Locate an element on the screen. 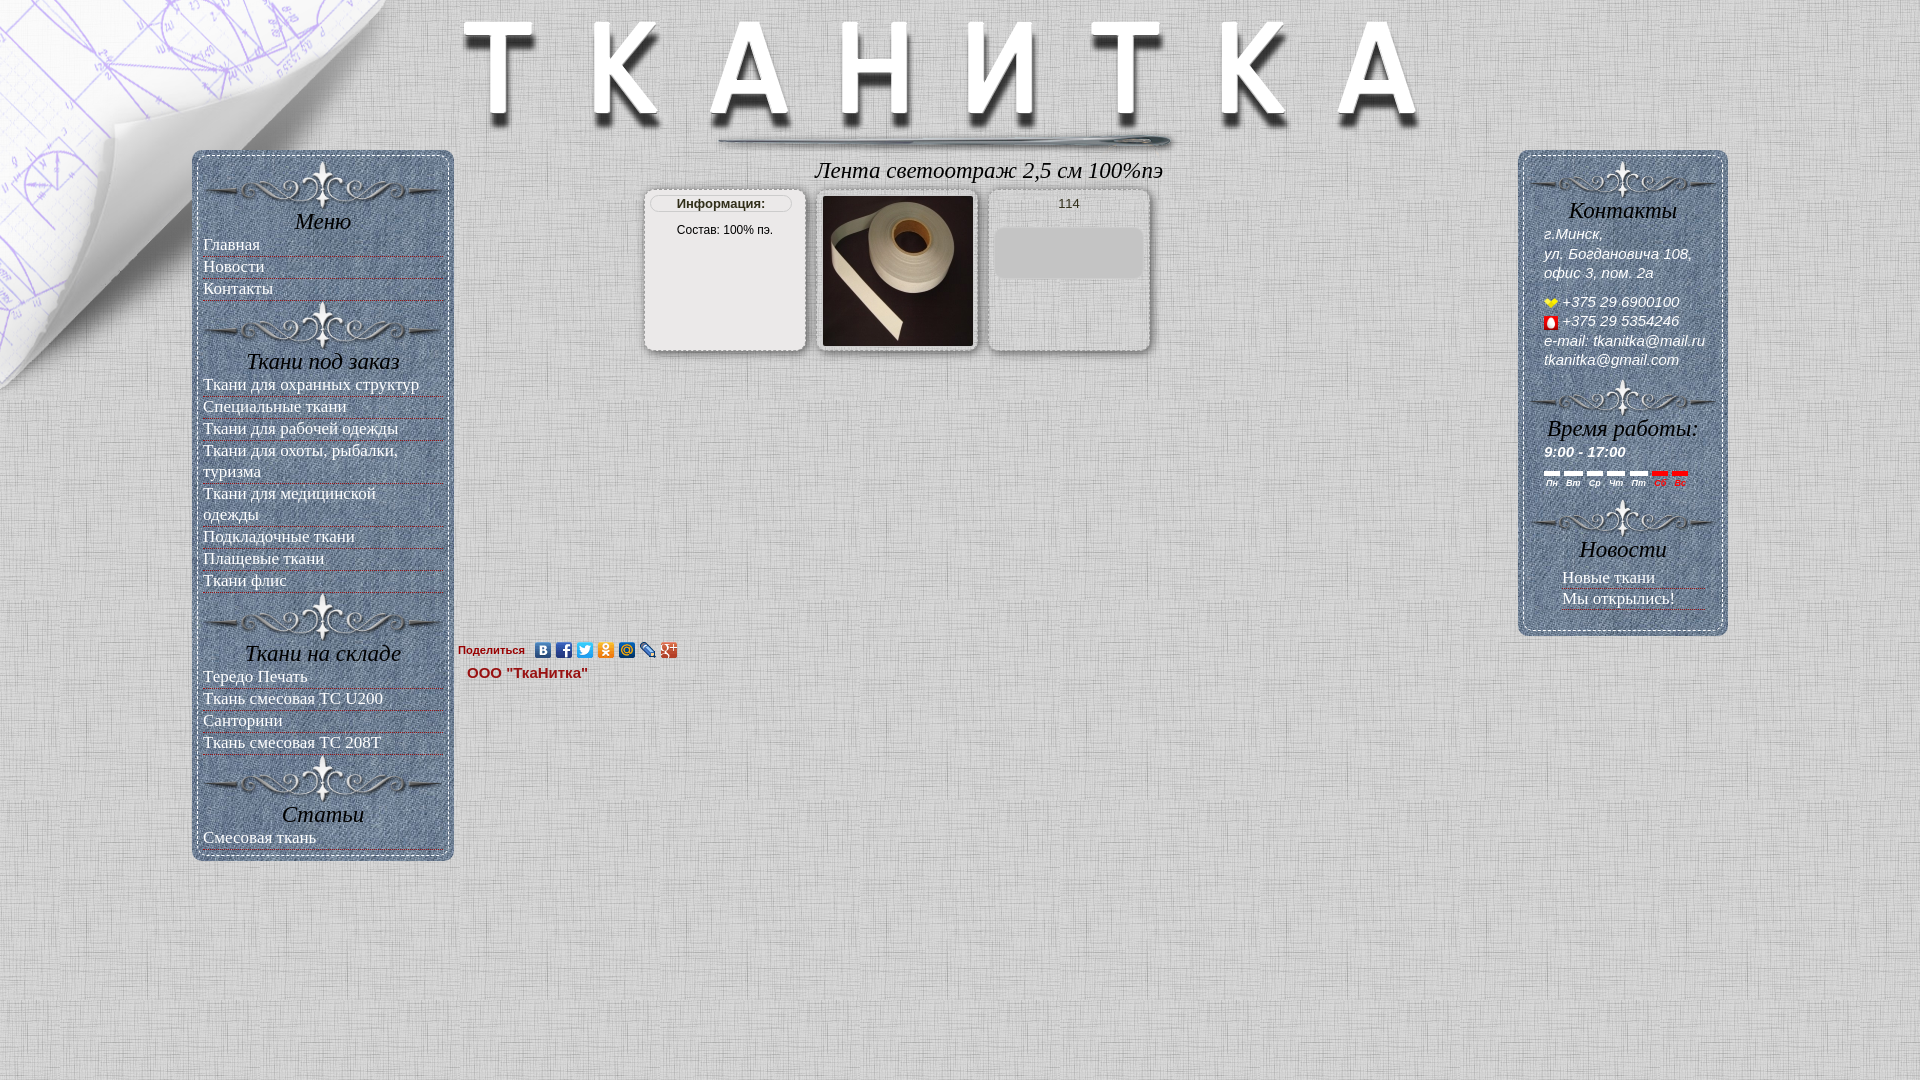 The height and width of the screenshot is (1080, 1920). 'Google Plus' is located at coordinates (669, 650).